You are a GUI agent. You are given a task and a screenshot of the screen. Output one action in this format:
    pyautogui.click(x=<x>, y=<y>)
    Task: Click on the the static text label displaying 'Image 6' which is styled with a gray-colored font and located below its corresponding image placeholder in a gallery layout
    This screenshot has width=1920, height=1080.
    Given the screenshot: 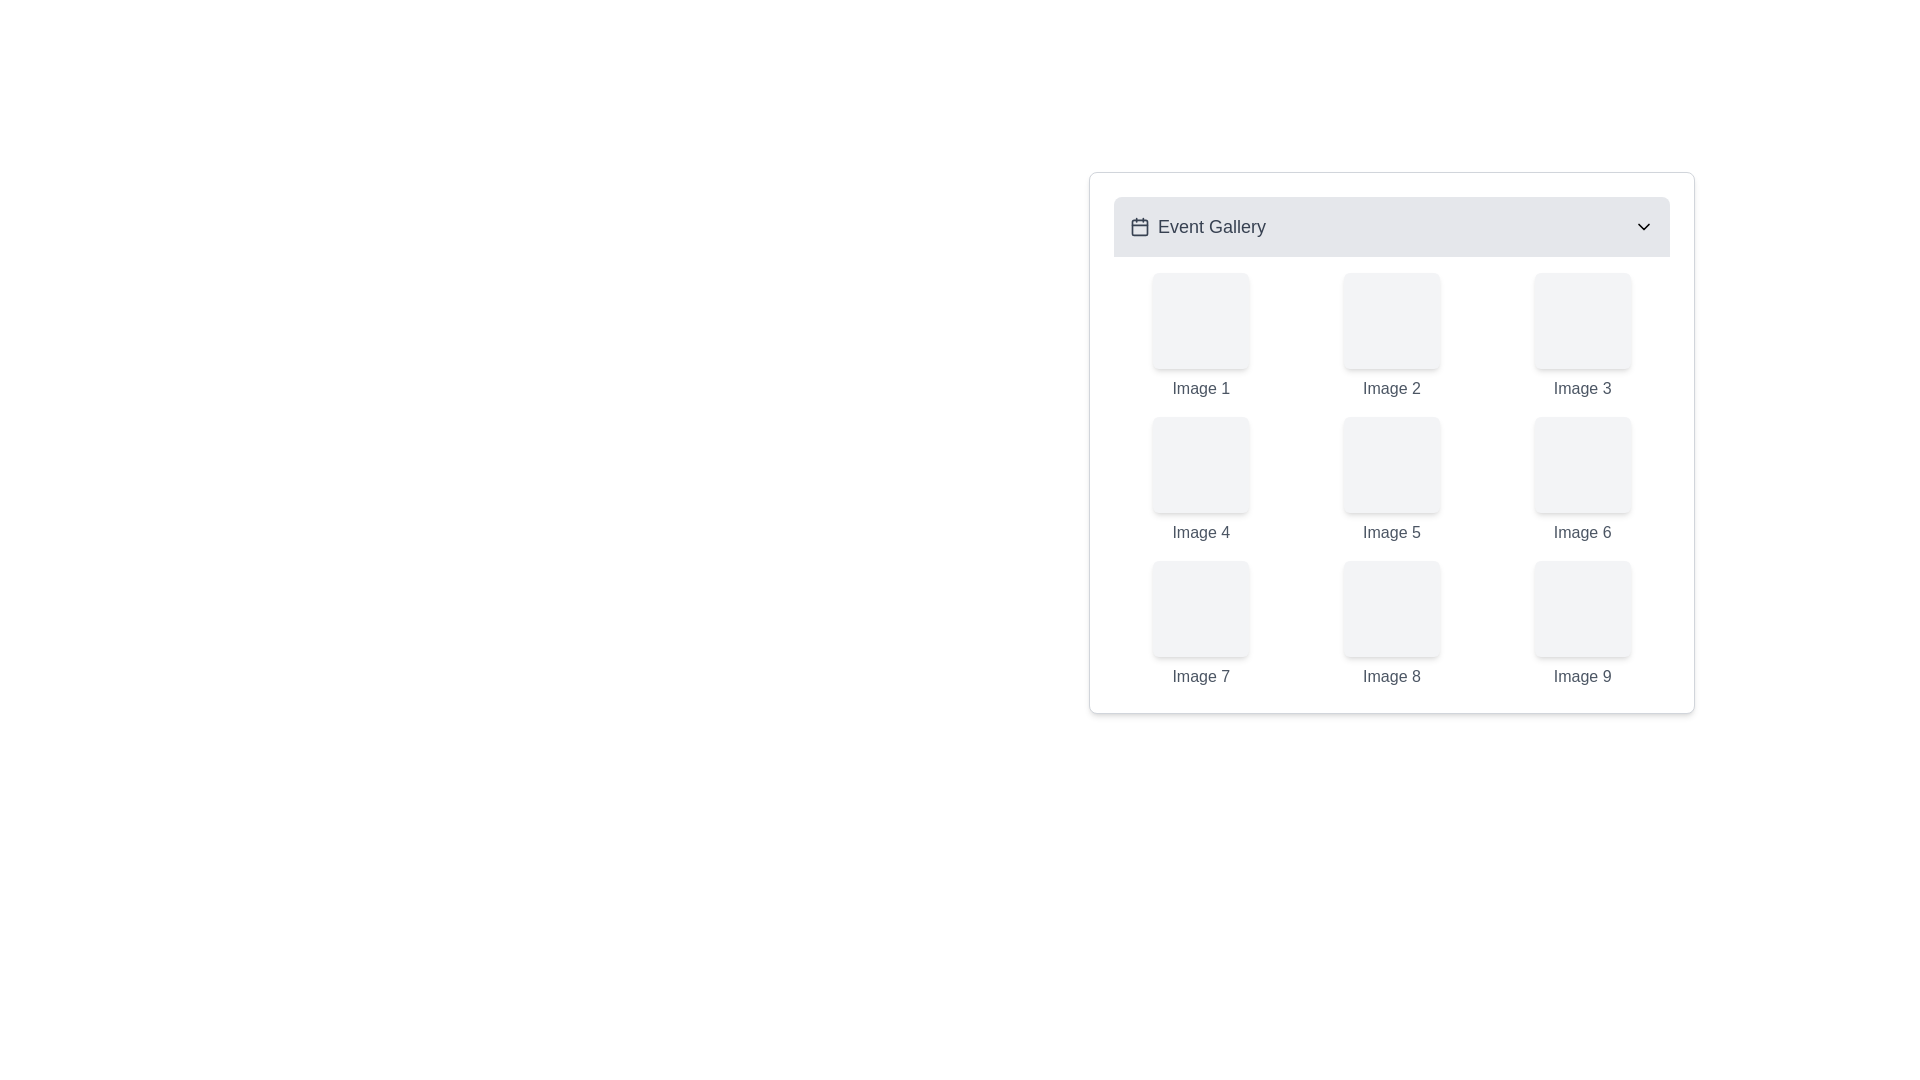 What is the action you would take?
    pyautogui.click(x=1581, y=531)
    